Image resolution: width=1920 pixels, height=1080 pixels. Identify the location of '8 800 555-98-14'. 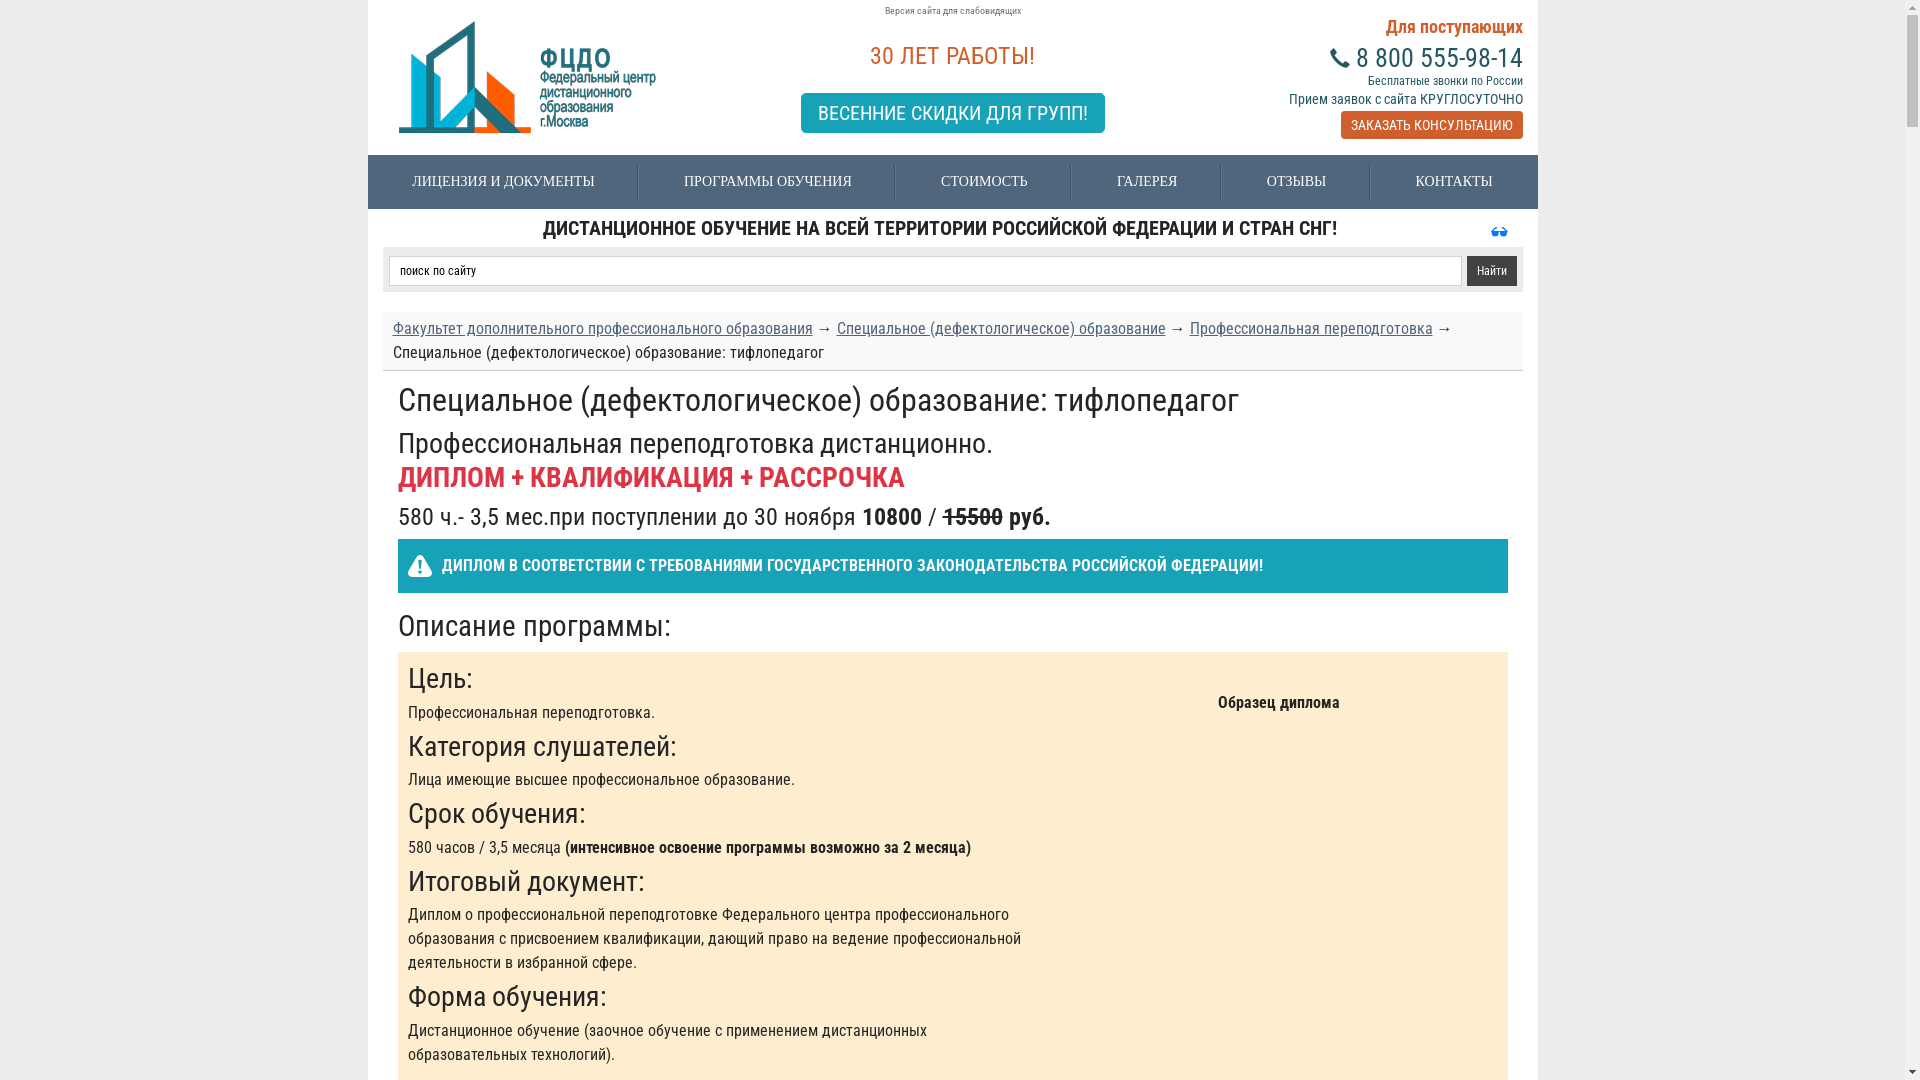
(1356, 56).